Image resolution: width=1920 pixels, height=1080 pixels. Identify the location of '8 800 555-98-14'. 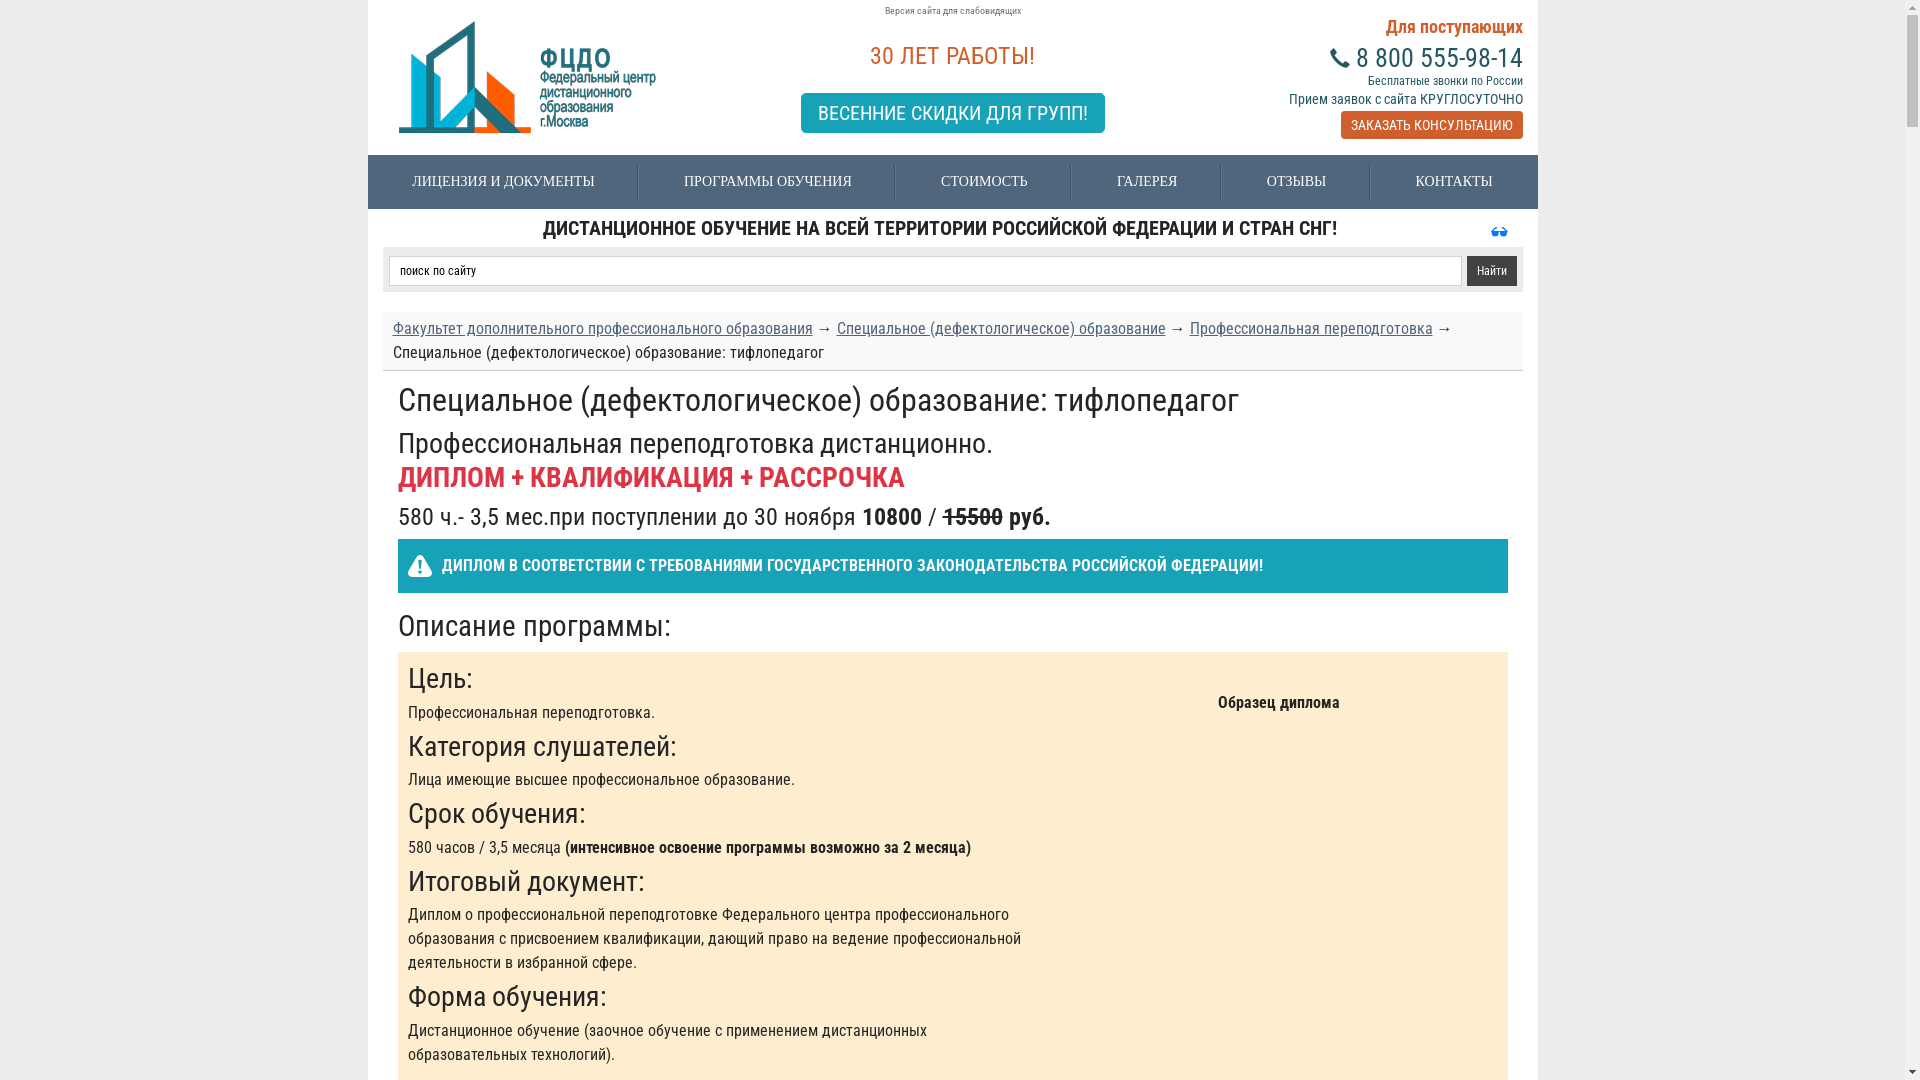
(1356, 56).